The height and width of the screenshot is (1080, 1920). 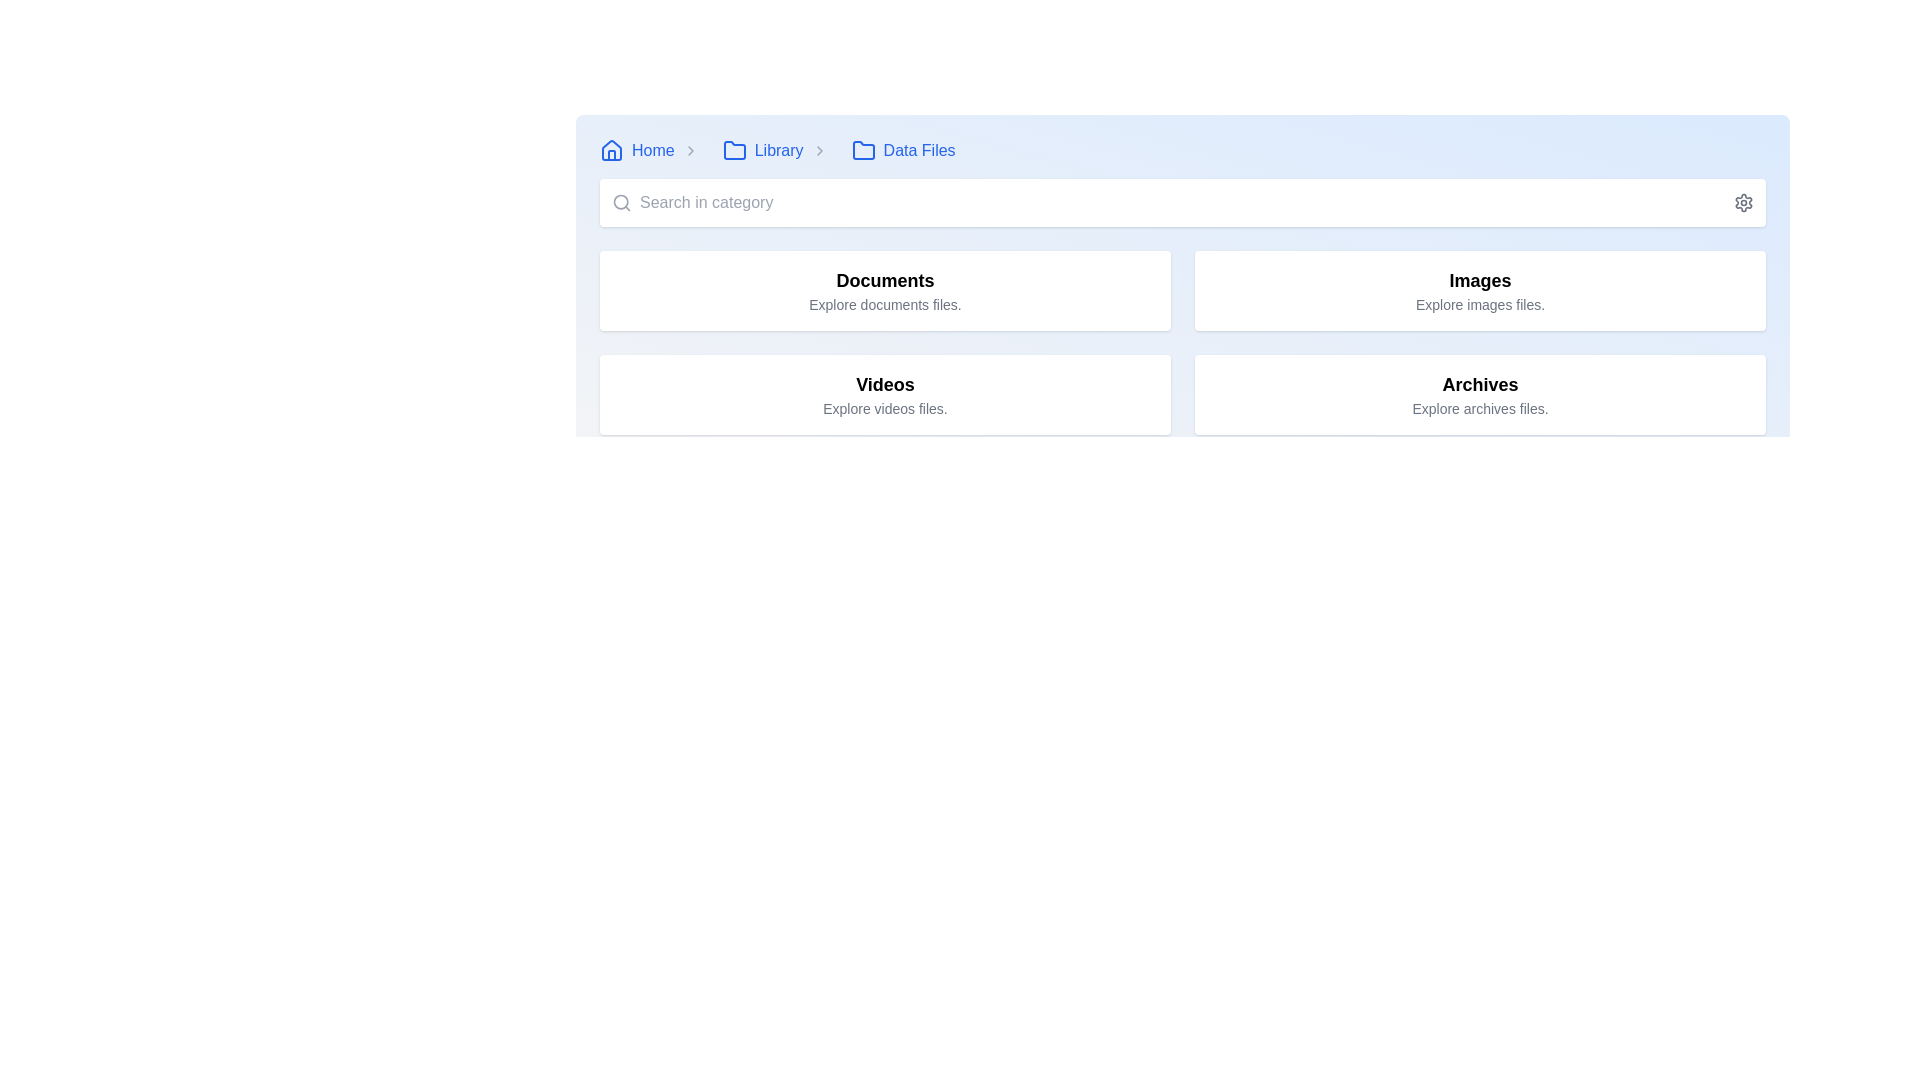 What do you see at coordinates (621, 203) in the screenshot?
I see `the search icon located on the left side of the search bar, which serves as a visual indicator for search functionality` at bounding box center [621, 203].